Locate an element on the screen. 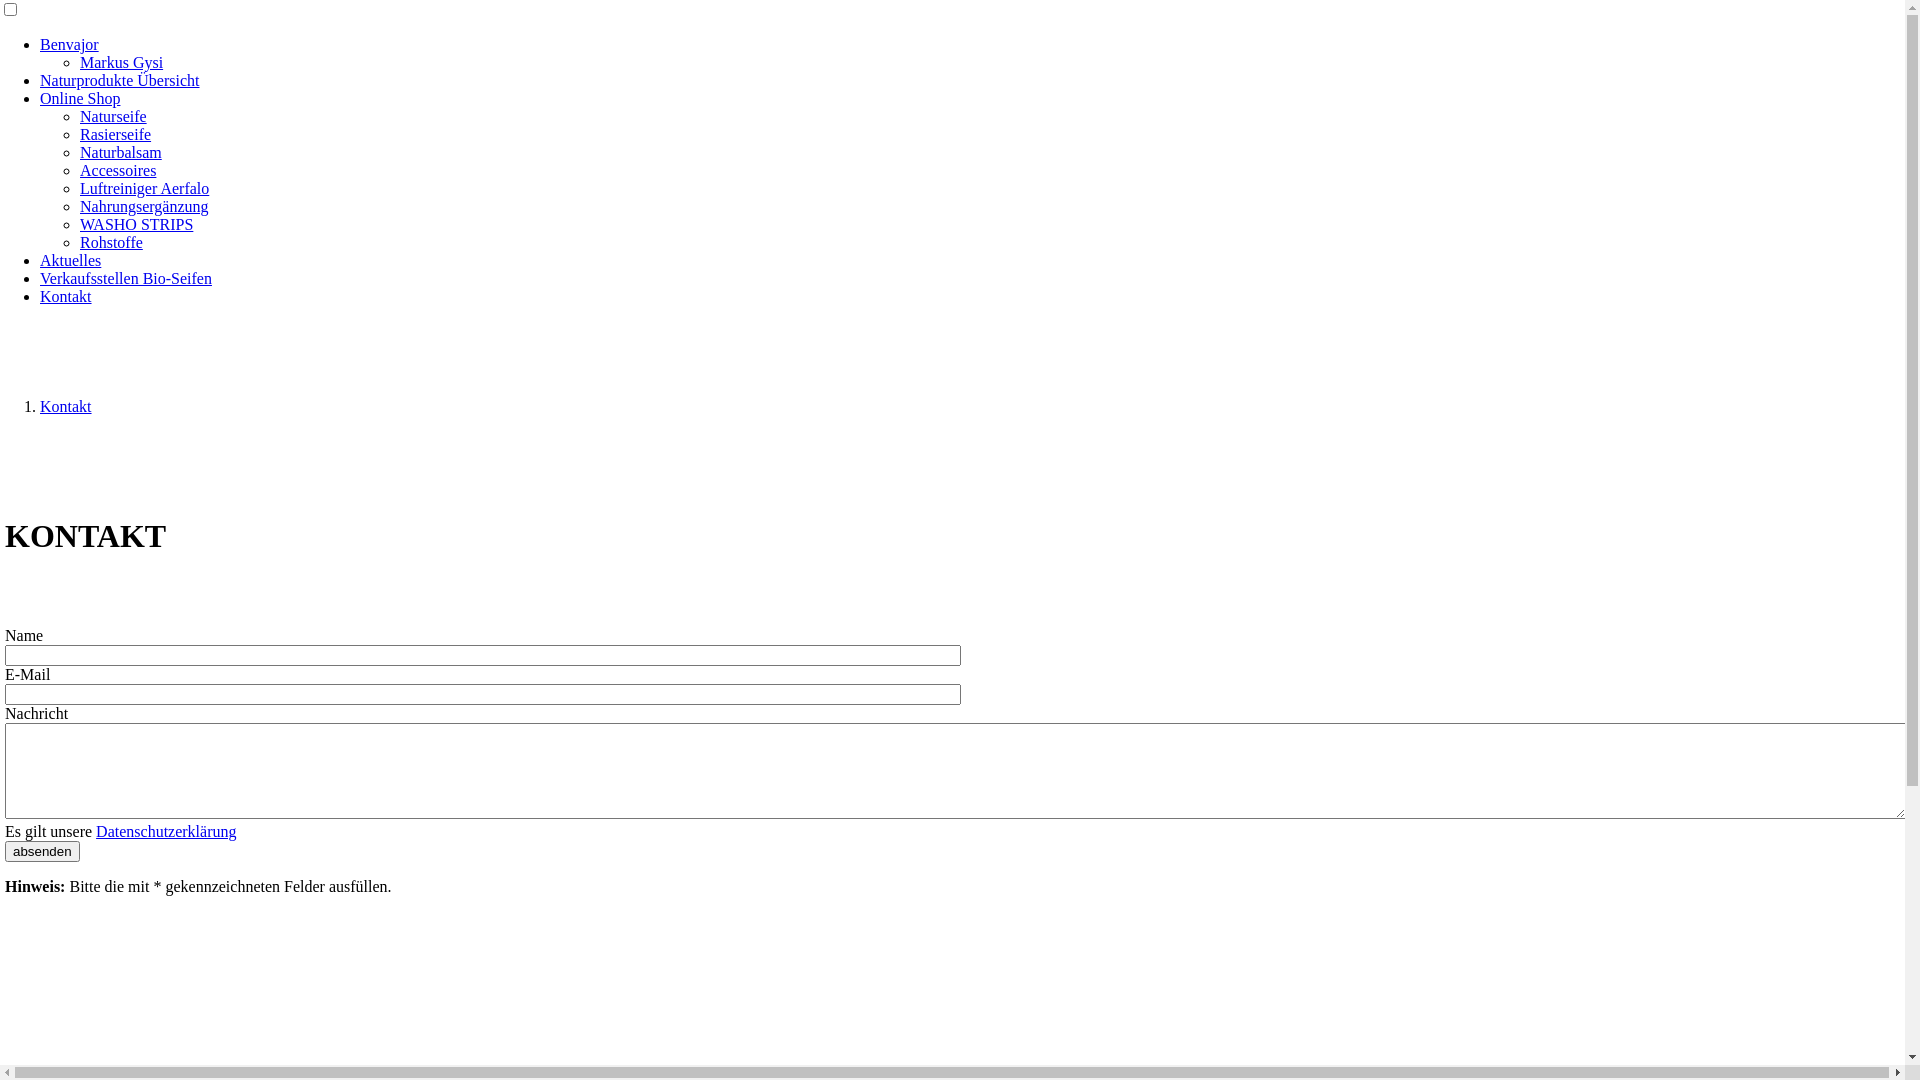 This screenshot has height=1080, width=1920. 'Markus Gysi' is located at coordinates (80, 61).